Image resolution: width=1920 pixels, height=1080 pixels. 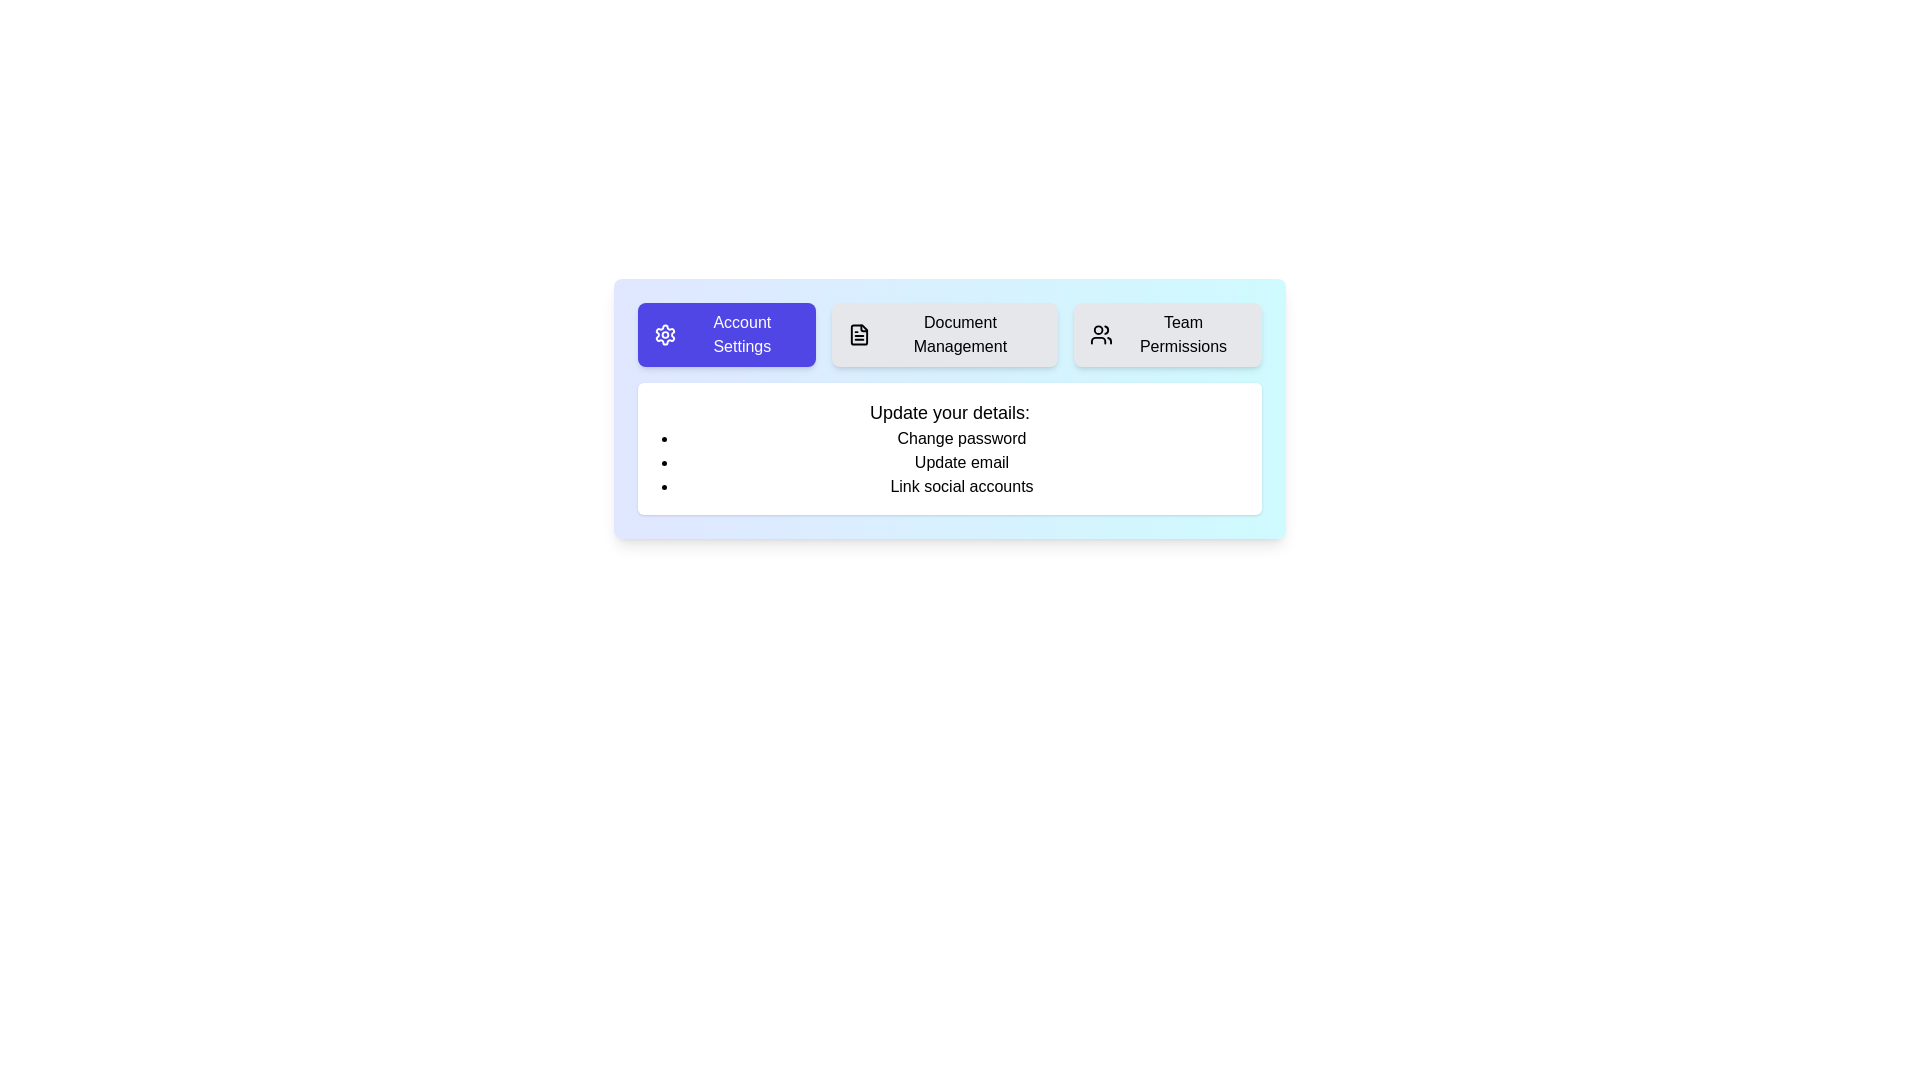 I want to click on the informational list located under the 'Update your details:' section, which contains options or steps related to account management, so click(x=949, y=462).